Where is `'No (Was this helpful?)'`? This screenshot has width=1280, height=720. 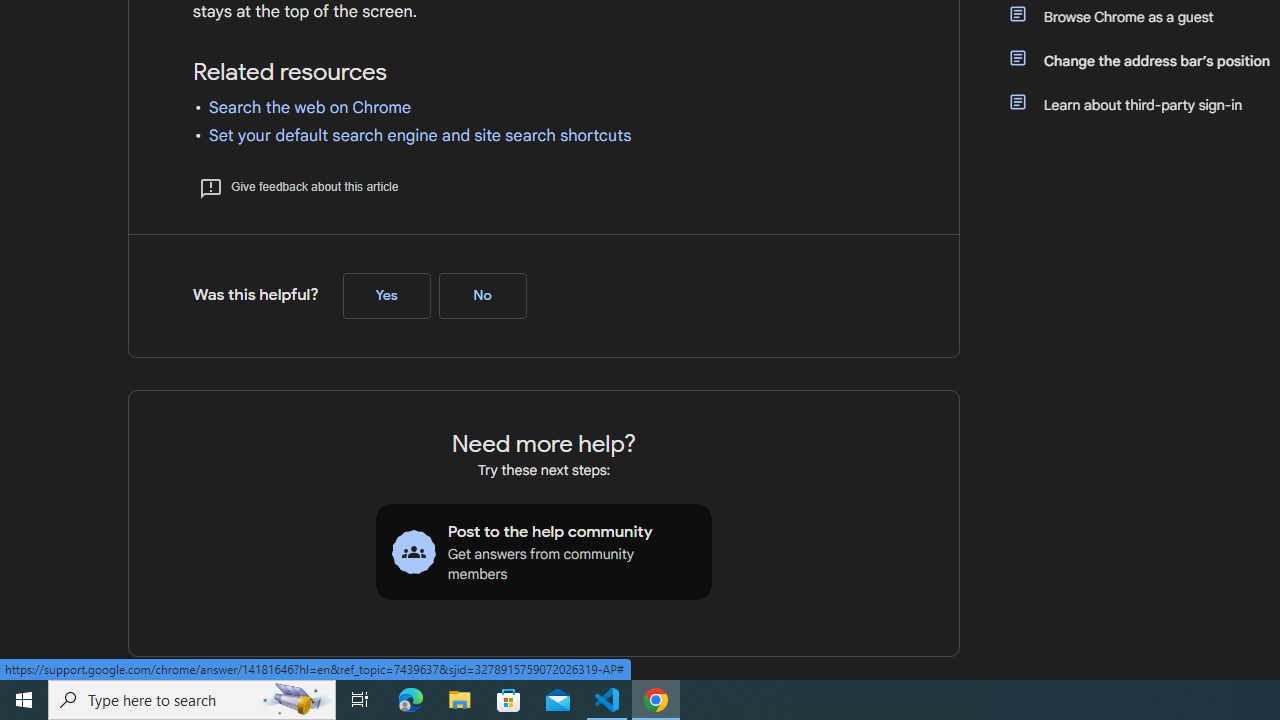
'No (Was this helpful?)' is located at coordinates (482, 295).